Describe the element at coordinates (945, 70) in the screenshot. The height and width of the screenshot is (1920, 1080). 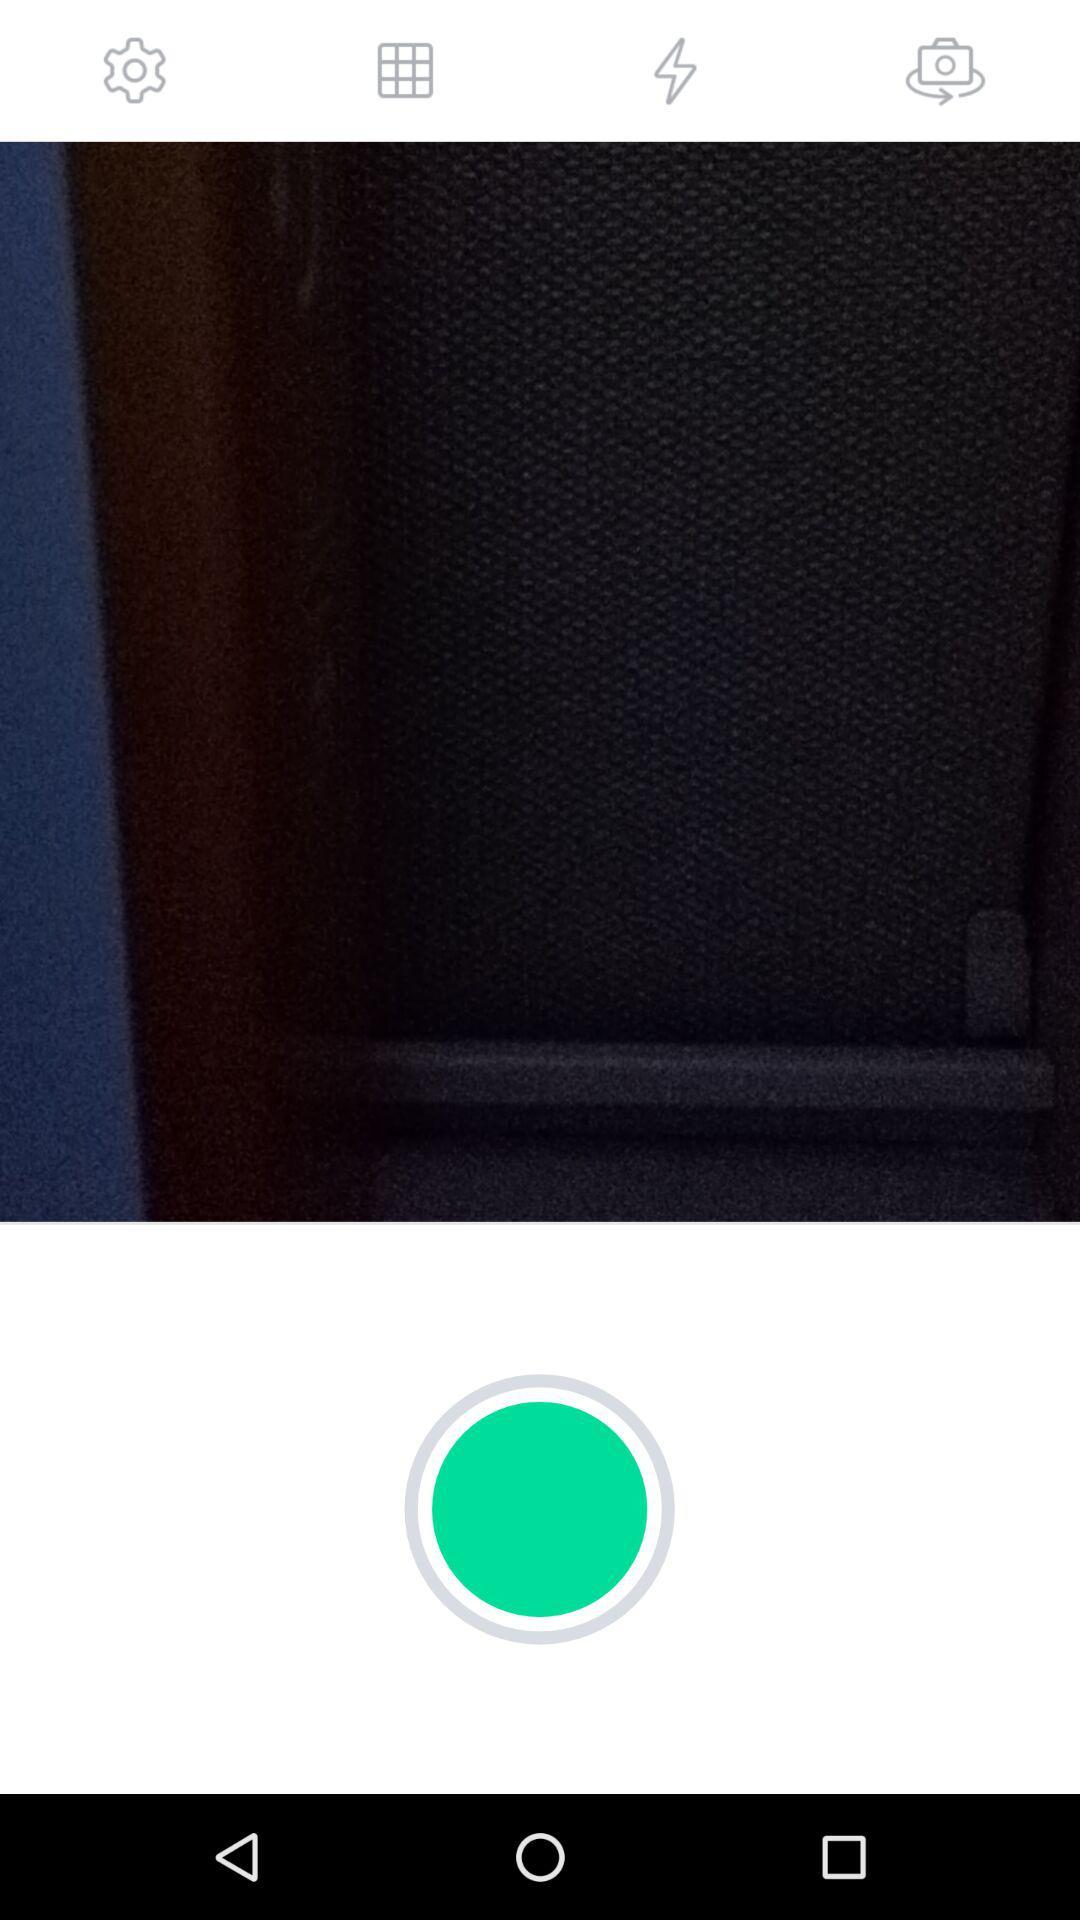
I see `cammer` at that location.